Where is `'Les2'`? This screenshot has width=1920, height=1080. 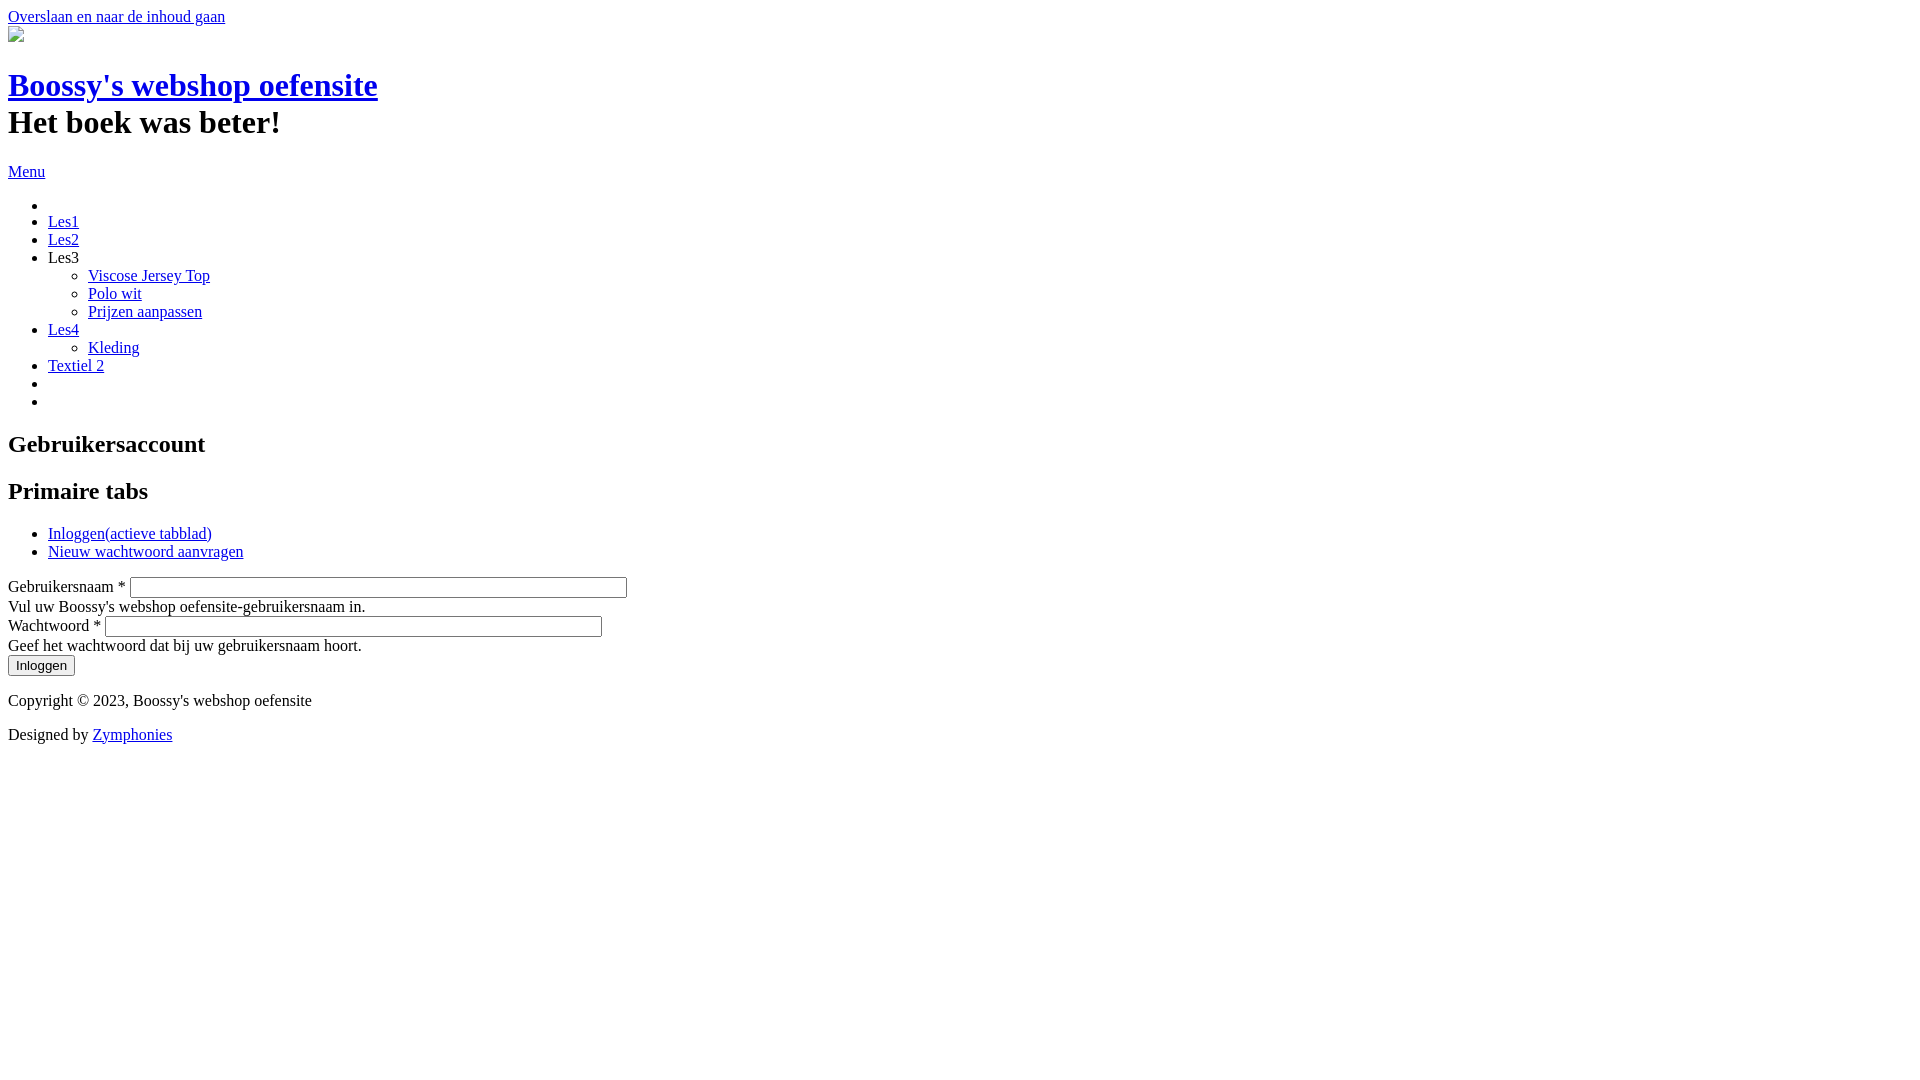
'Les2' is located at coordinates (63, 238).